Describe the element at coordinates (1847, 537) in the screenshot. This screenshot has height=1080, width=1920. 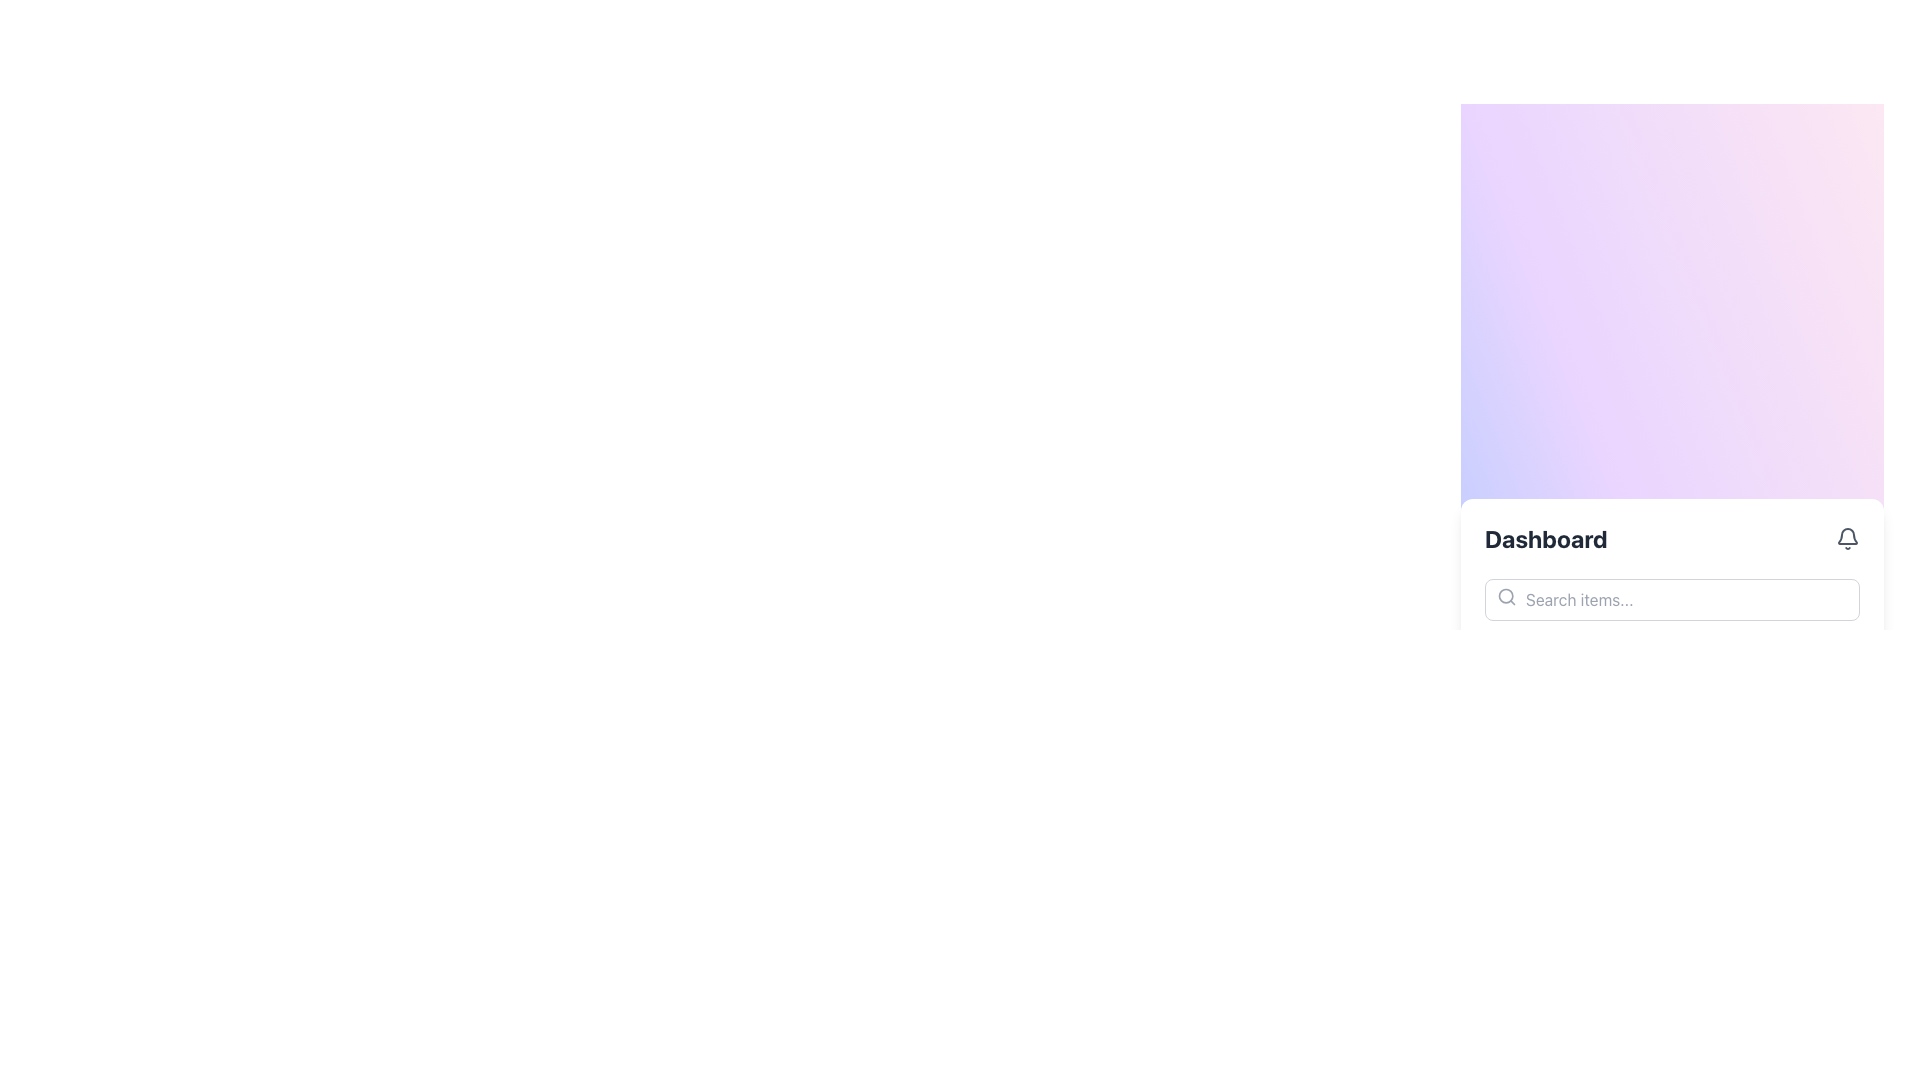
I see `the gray bell-shaped icon located on the rightmost side of the header bar in the 'Dashboard' section` at that location.